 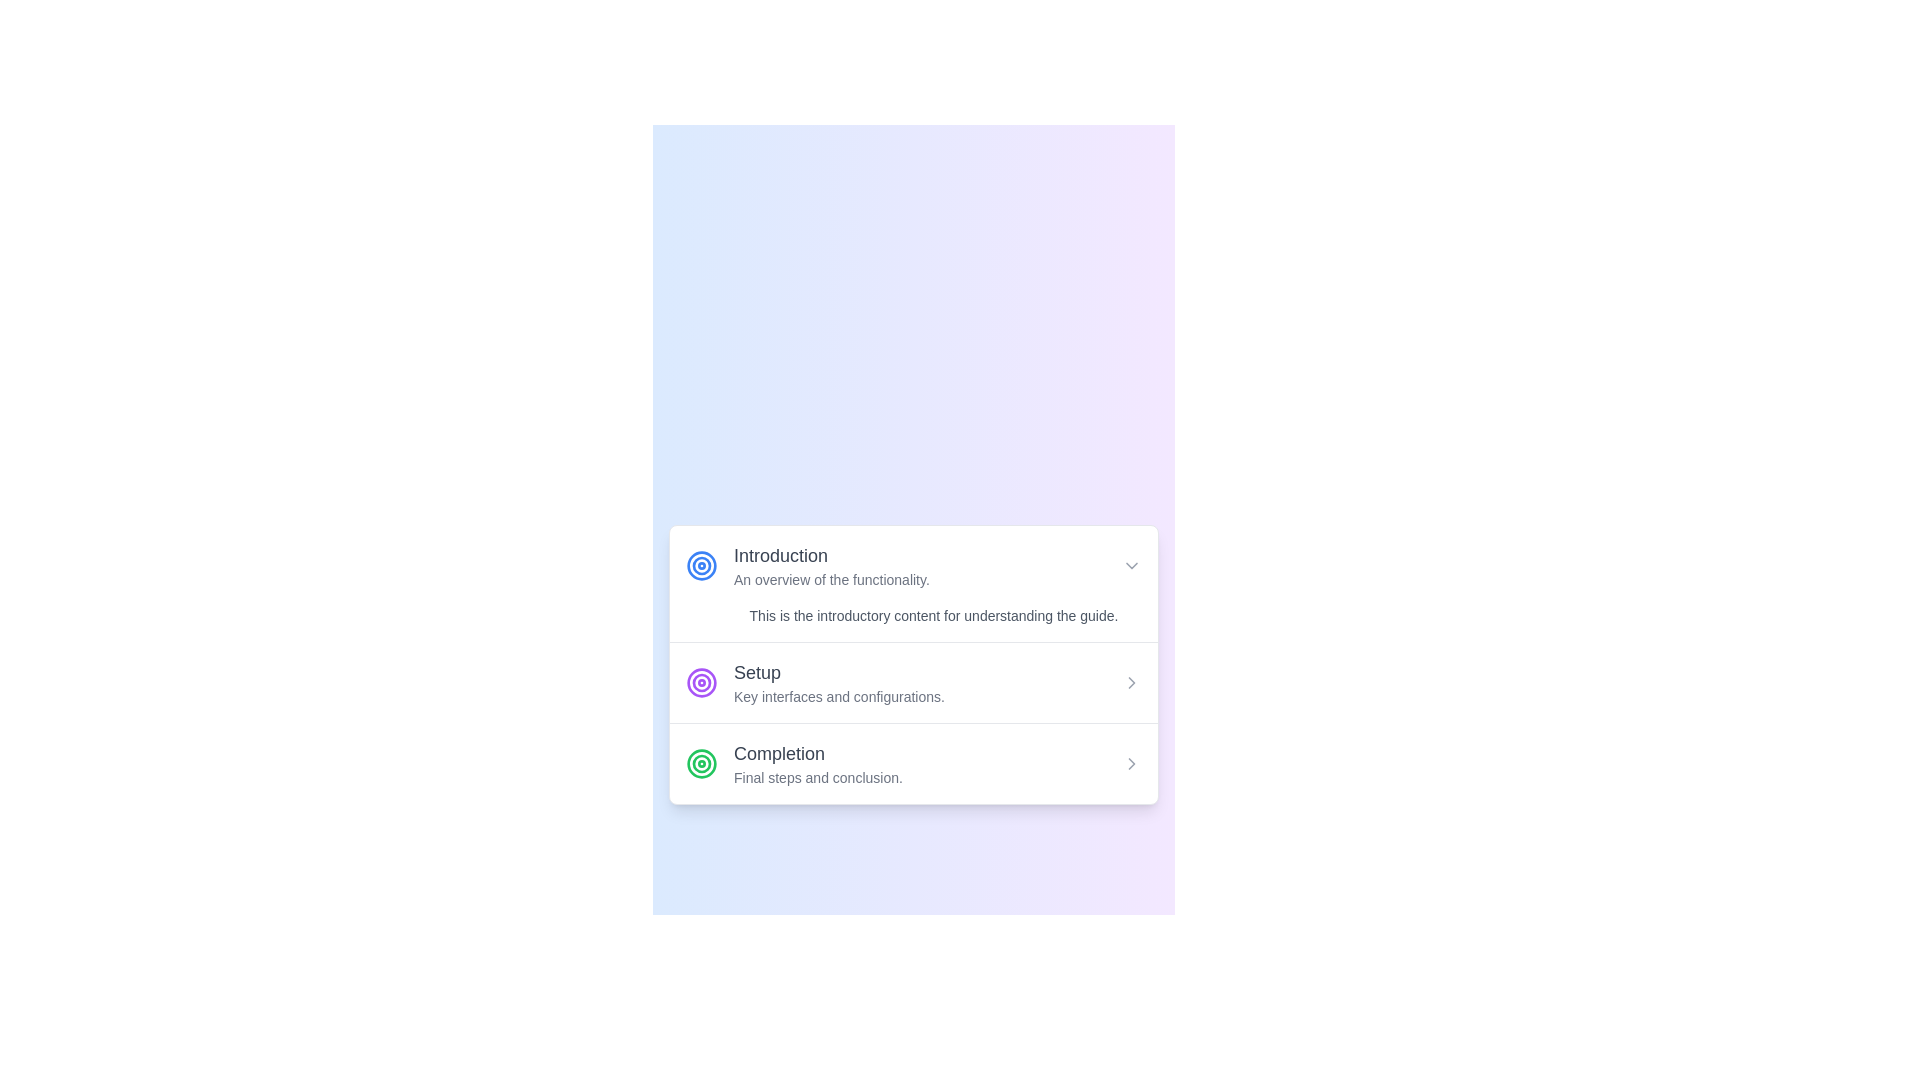 I want to click on the largest circle SVG graphic element that serves as a visual identifier for the 'Introduction' item in the list, so click(x=701, y=566).